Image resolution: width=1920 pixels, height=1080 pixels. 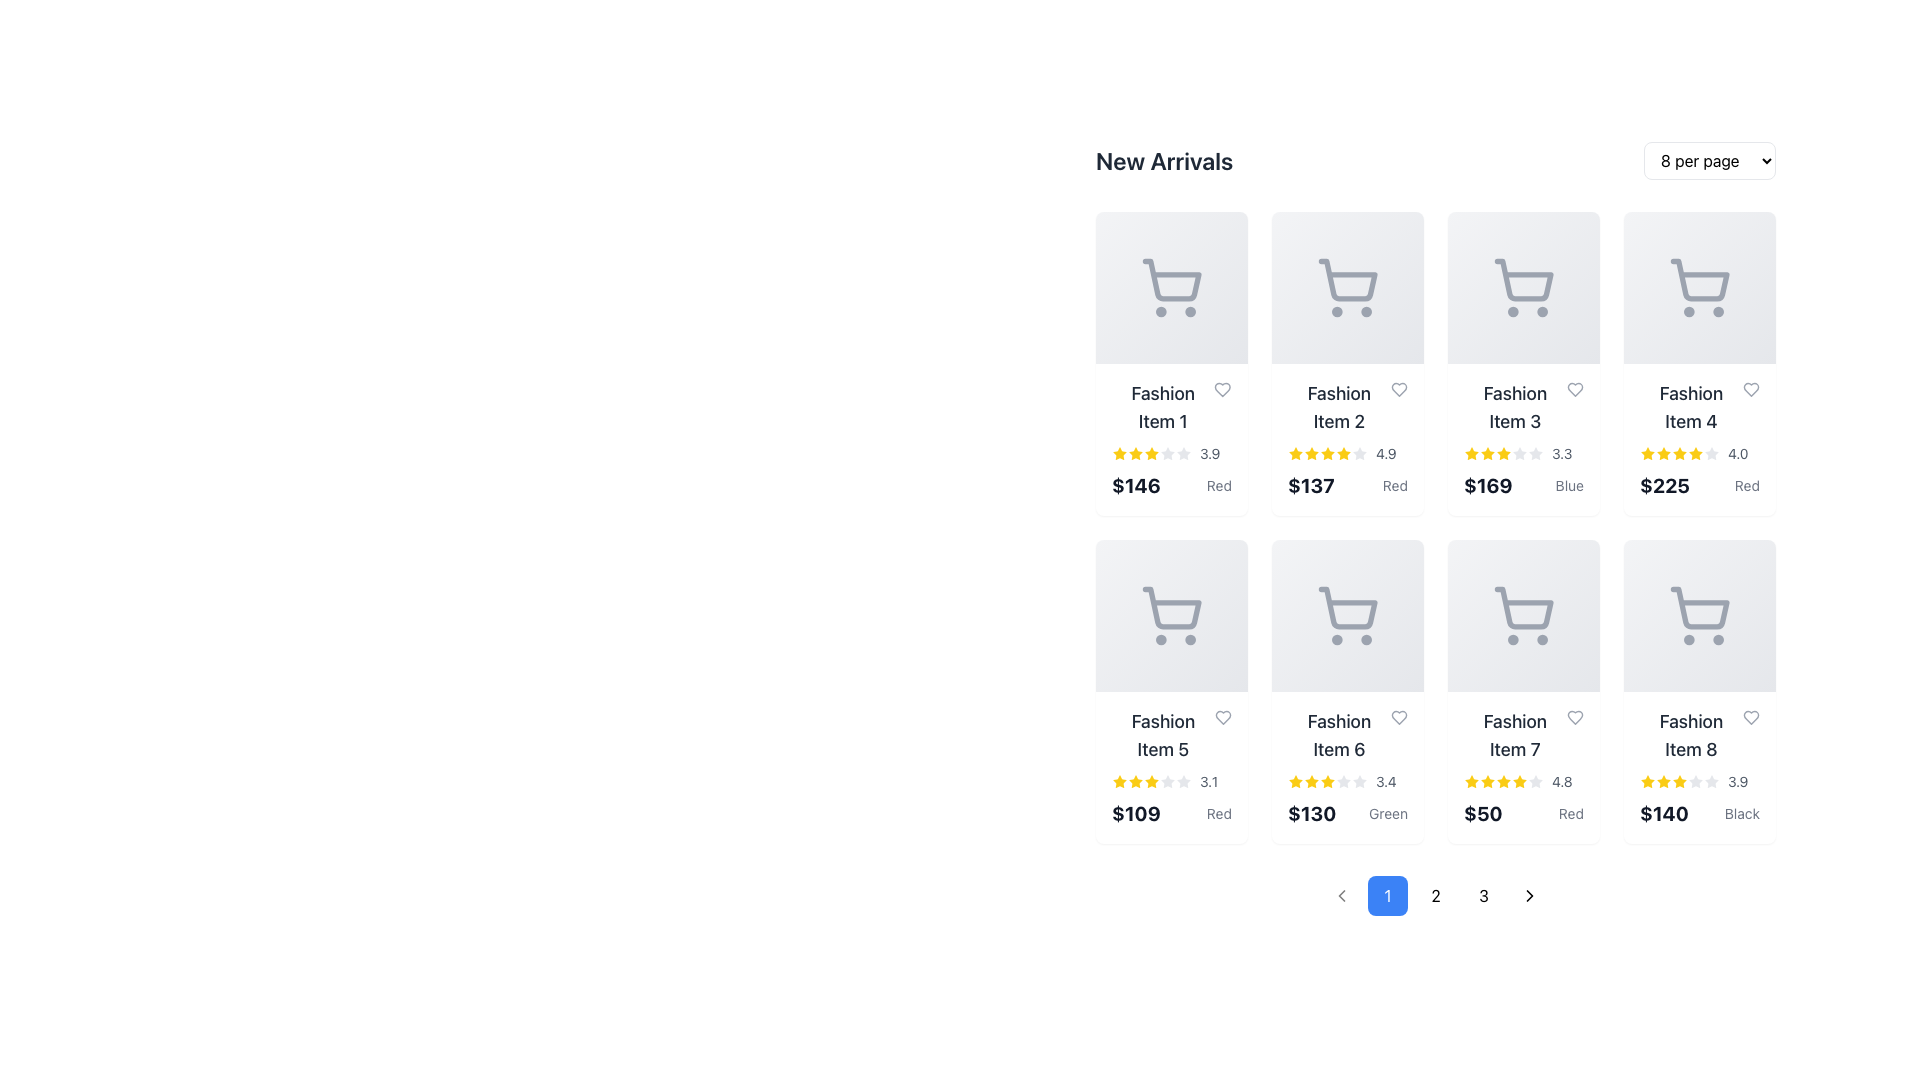 I want to click on numeric text label '3.9' which confirms the rating associated with the item, located to the right of the row of stars in the bottom right corner of the card, so click(x=1209, y=454).